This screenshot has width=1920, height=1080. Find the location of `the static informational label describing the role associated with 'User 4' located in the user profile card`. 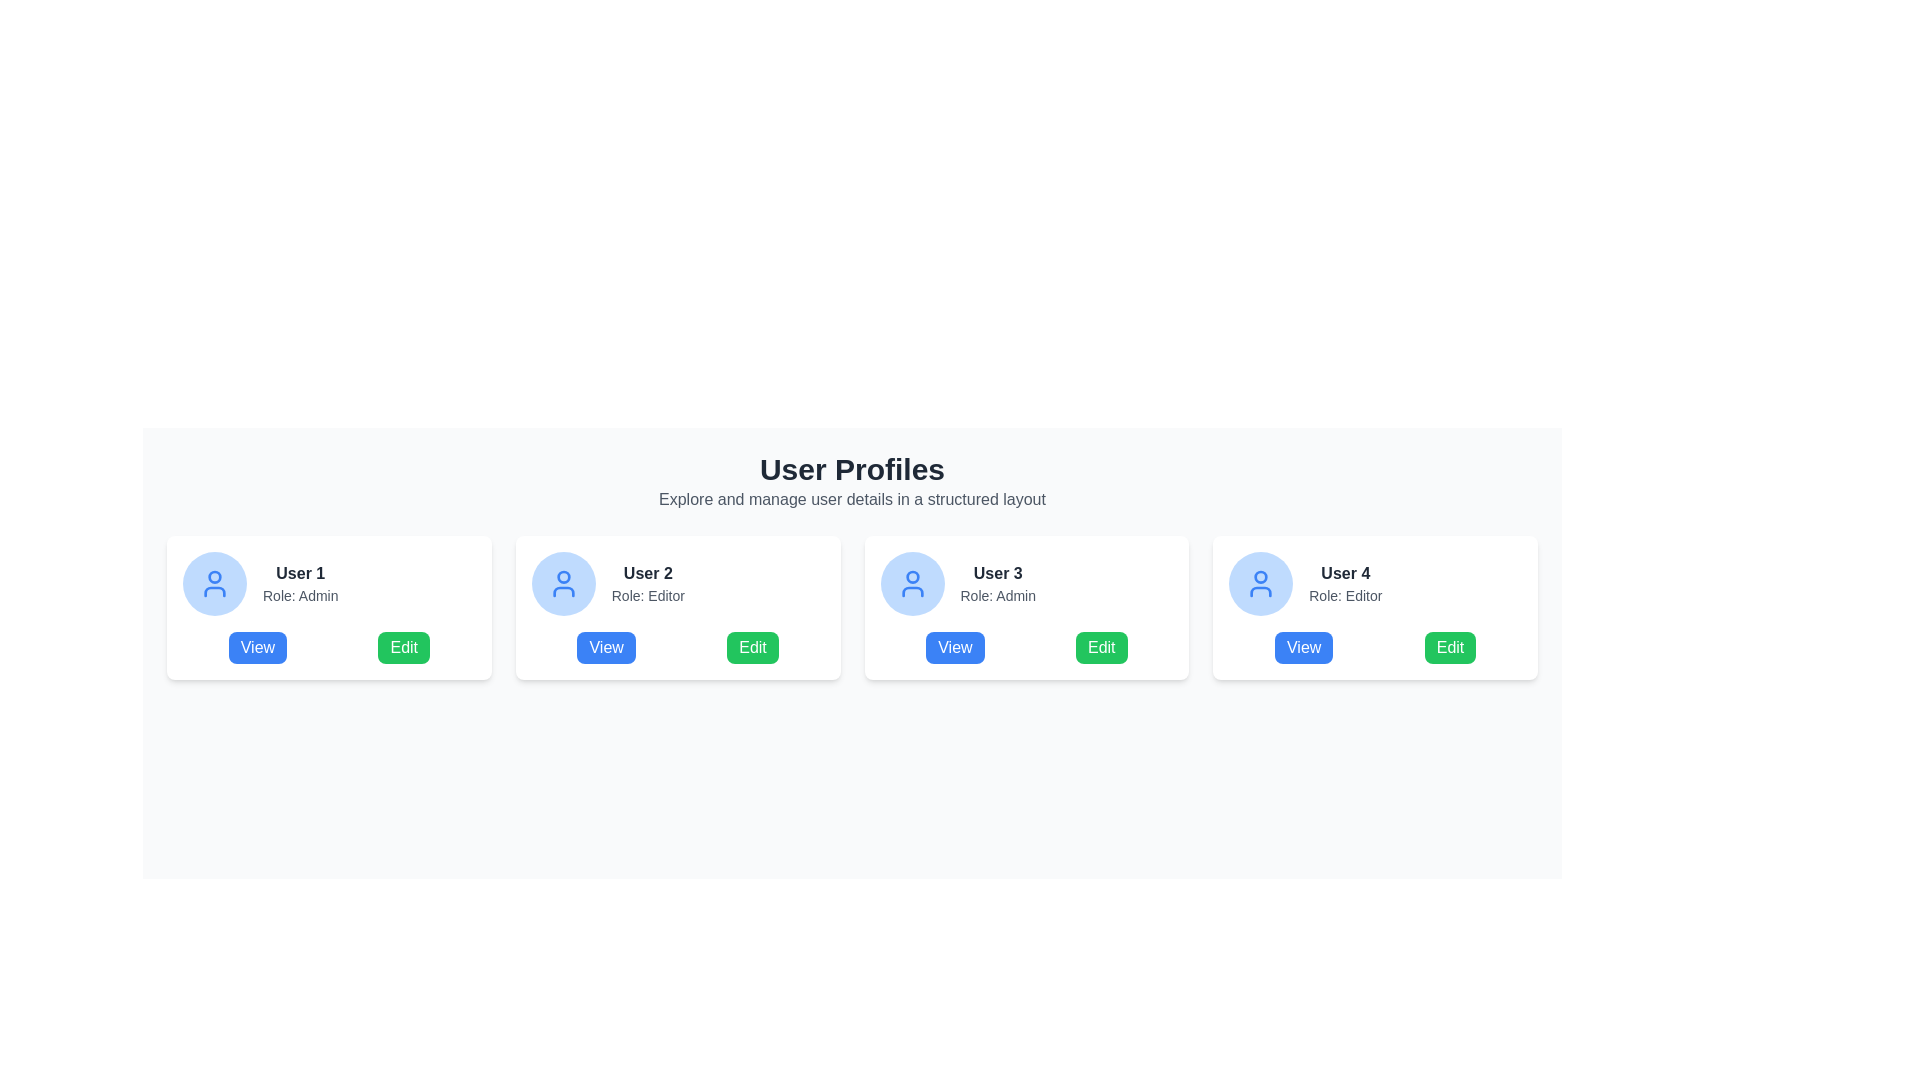

the static informational label describing the role associated with 'User 4' located in the user profile card is located at coordinates (1345, 595).